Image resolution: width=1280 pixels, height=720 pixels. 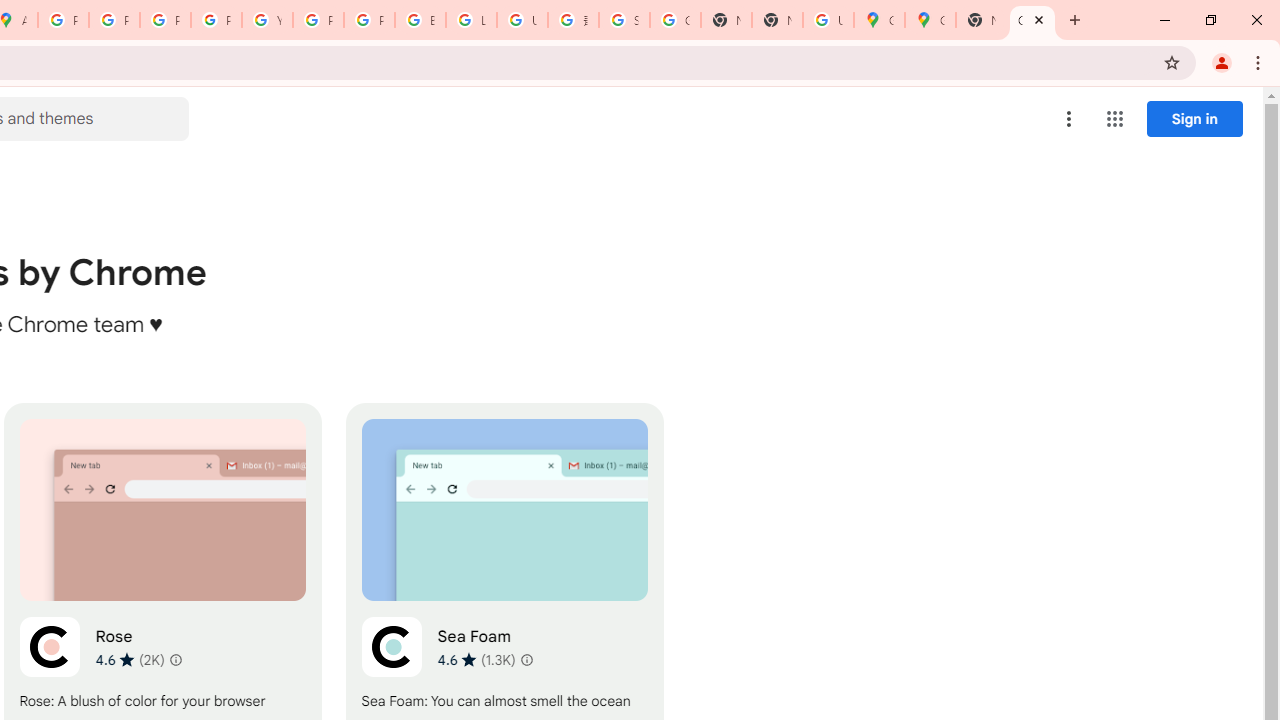 What do you see at coordinates (112, 20) in the screenshot?
I see `'Privacy Help Center - Policies Help'` at bounding box center [112, 20].